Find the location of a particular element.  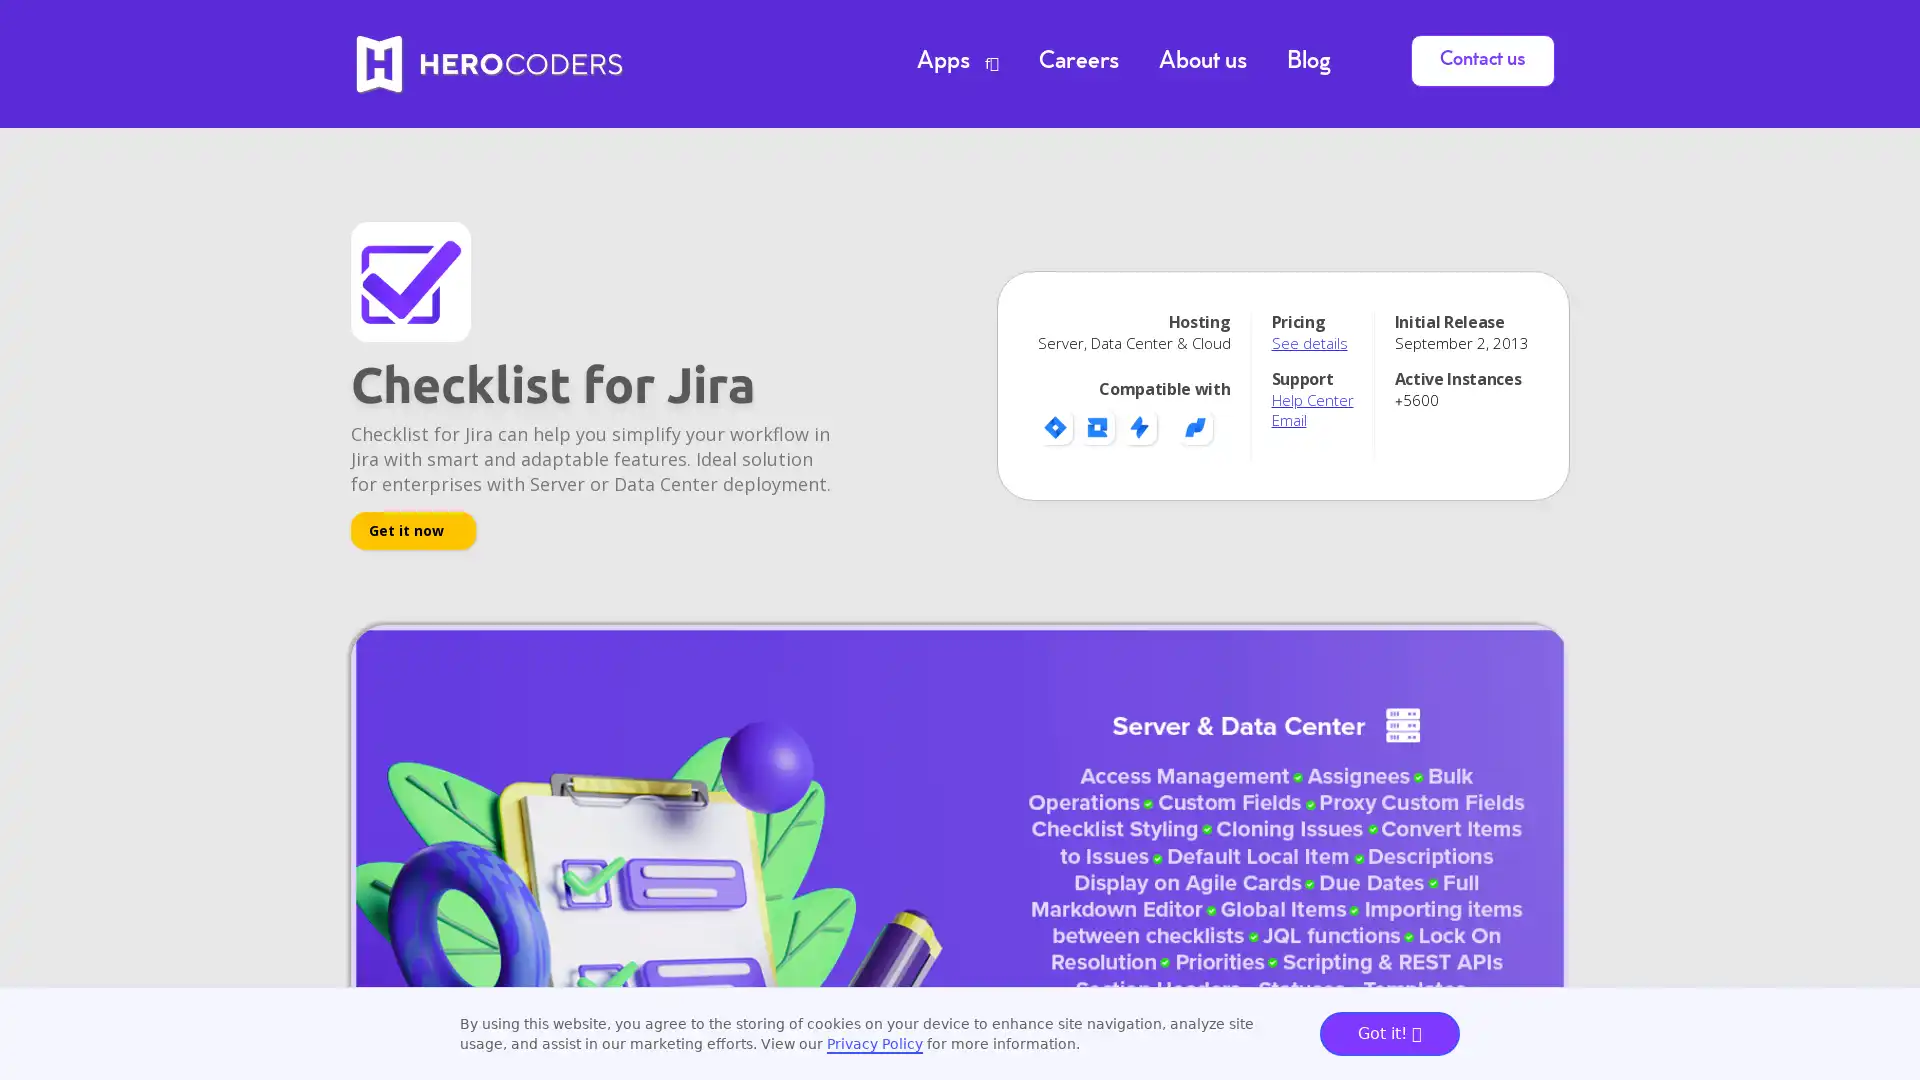

Got it! is located at coordinates (1389, 1033).